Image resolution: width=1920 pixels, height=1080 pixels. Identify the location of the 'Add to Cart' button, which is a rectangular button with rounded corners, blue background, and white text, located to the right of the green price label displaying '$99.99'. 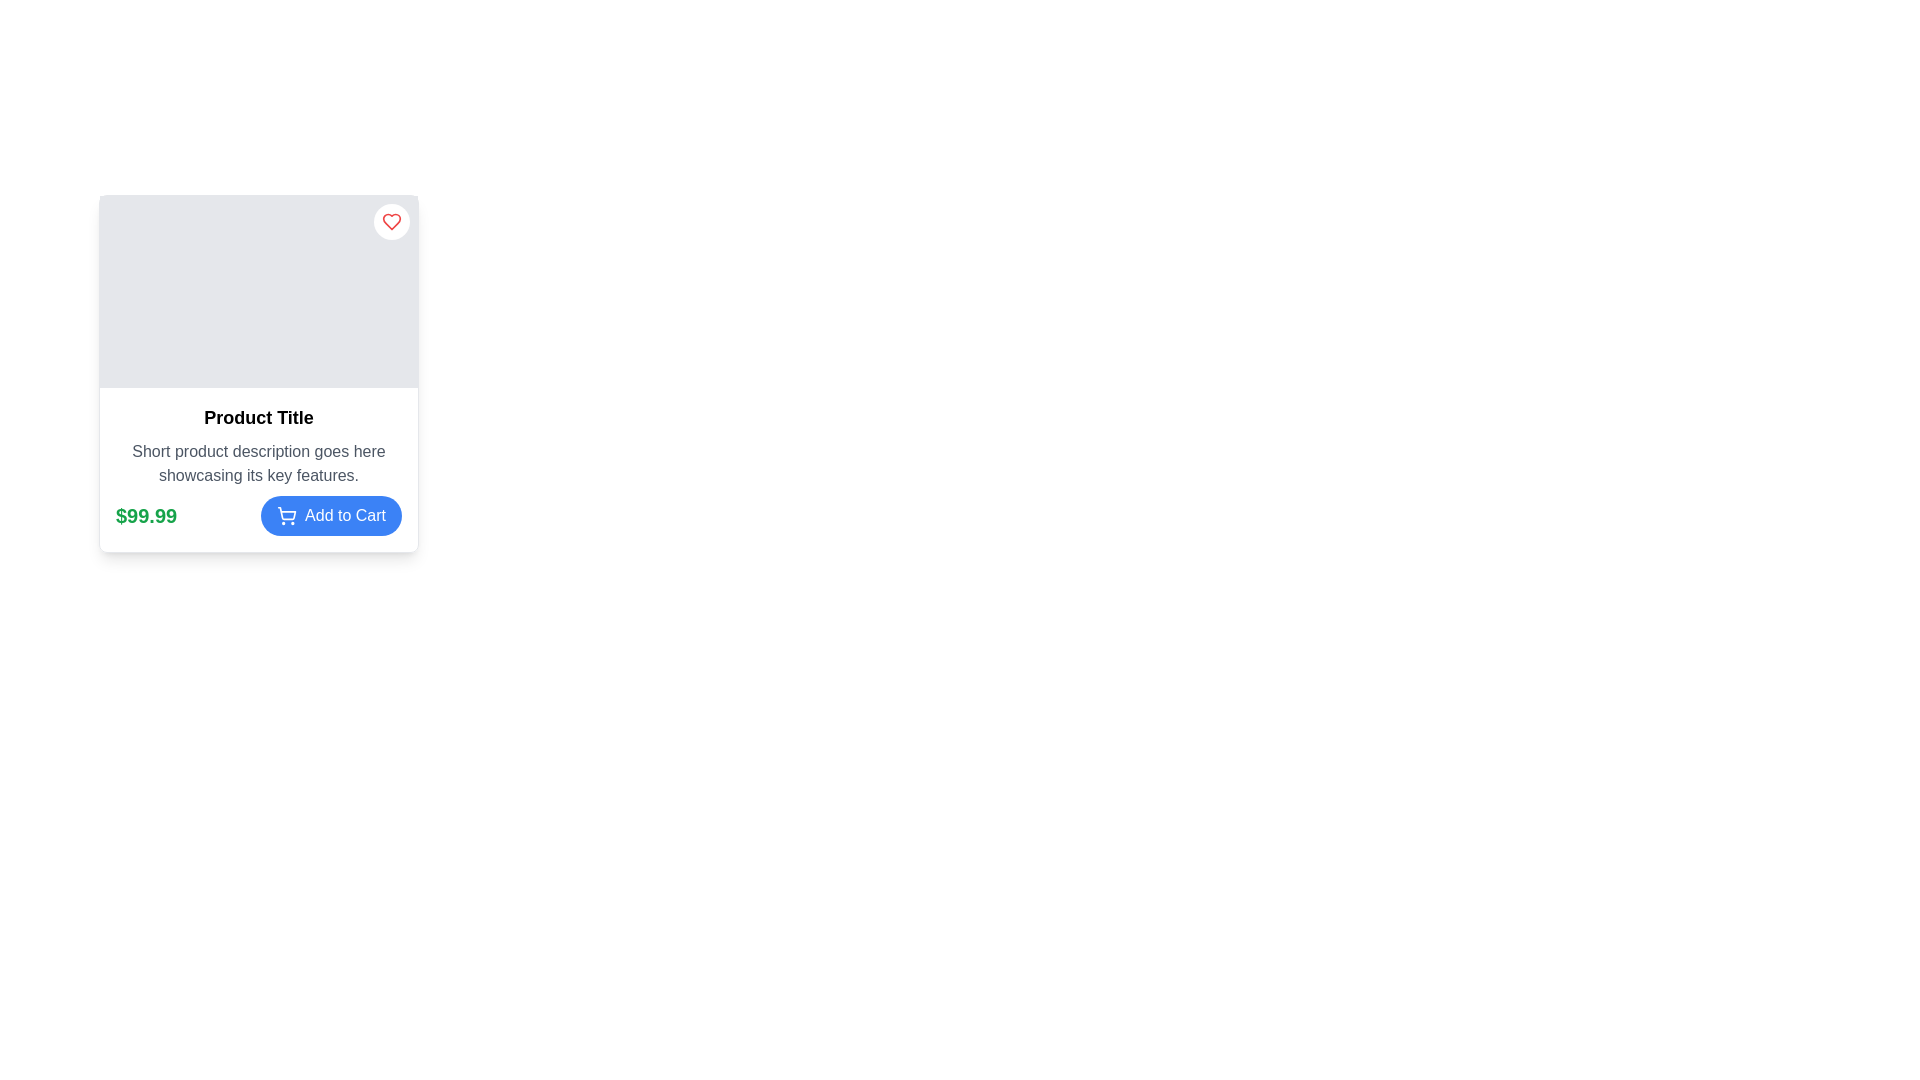
(331, 515).